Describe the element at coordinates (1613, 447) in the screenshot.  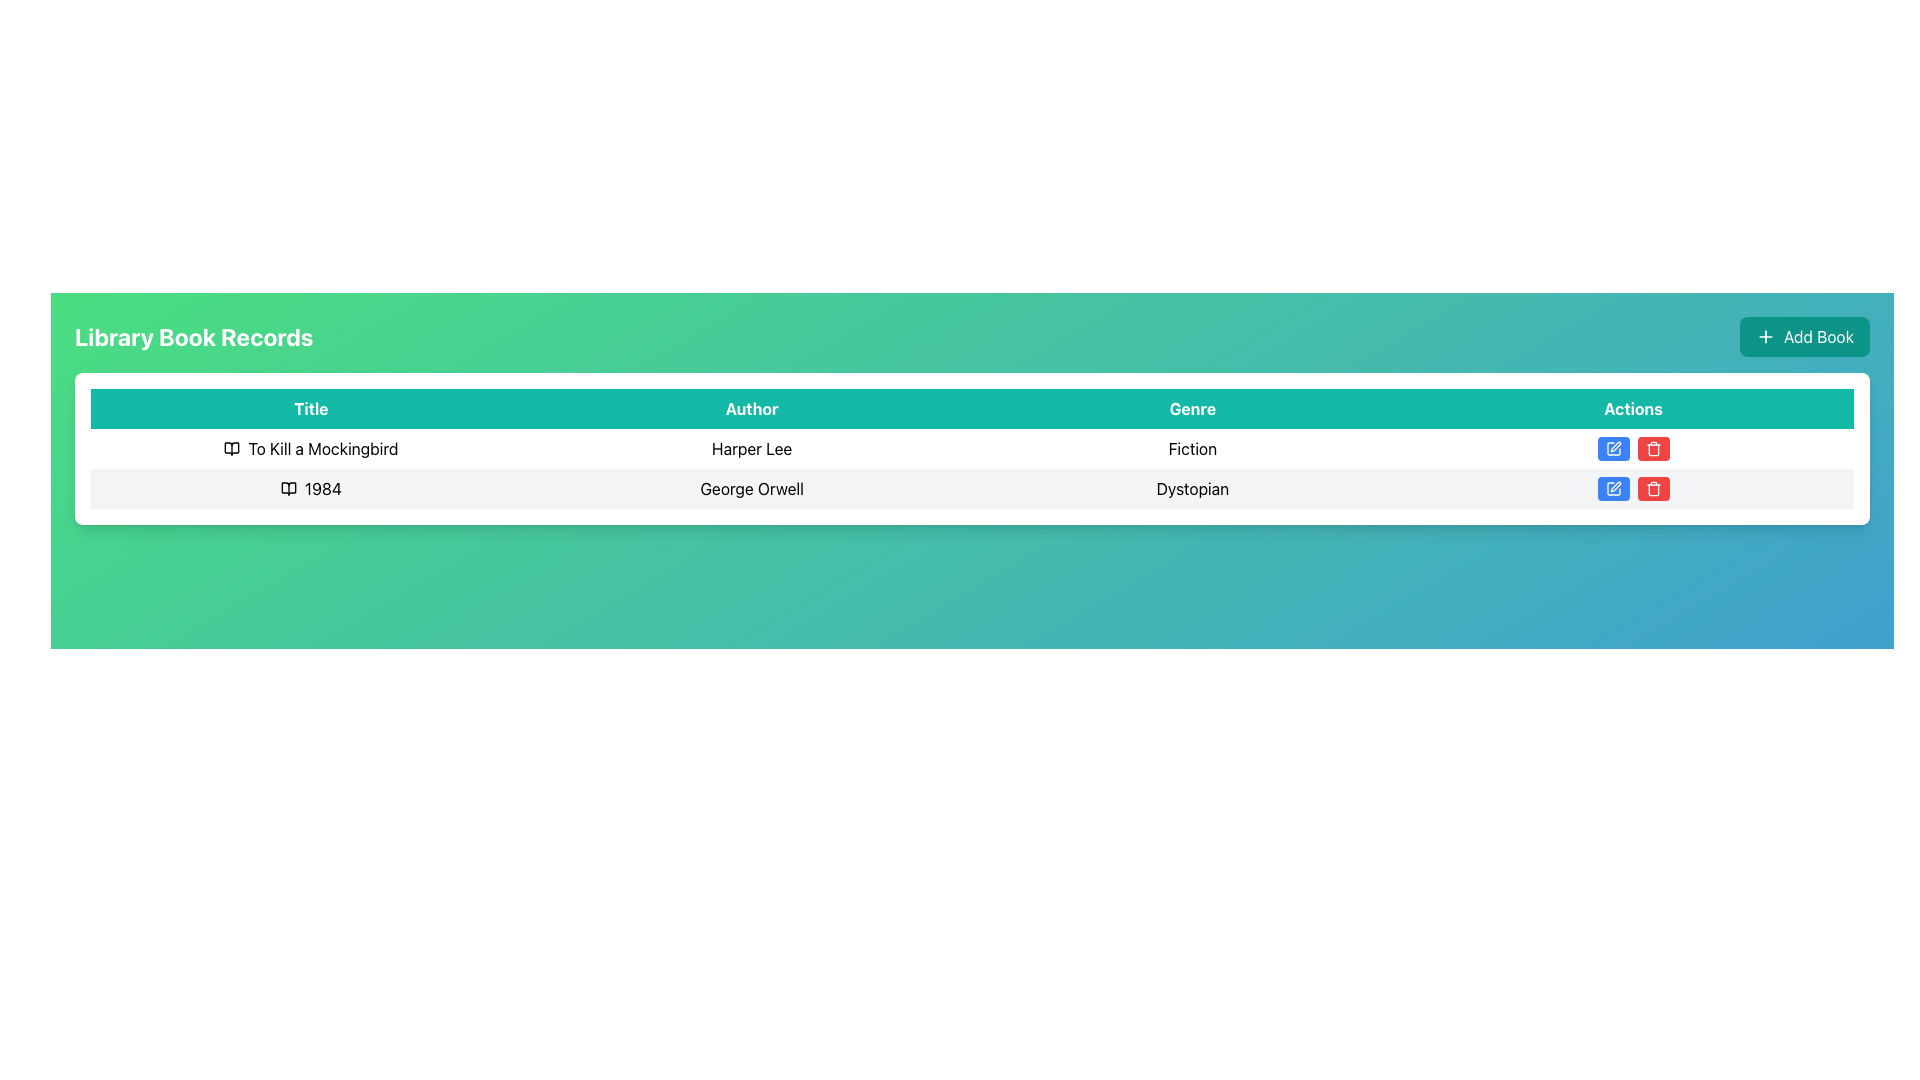
I see `the edit icon button located in the Actions column of the table for the book title '1984'` at that location.